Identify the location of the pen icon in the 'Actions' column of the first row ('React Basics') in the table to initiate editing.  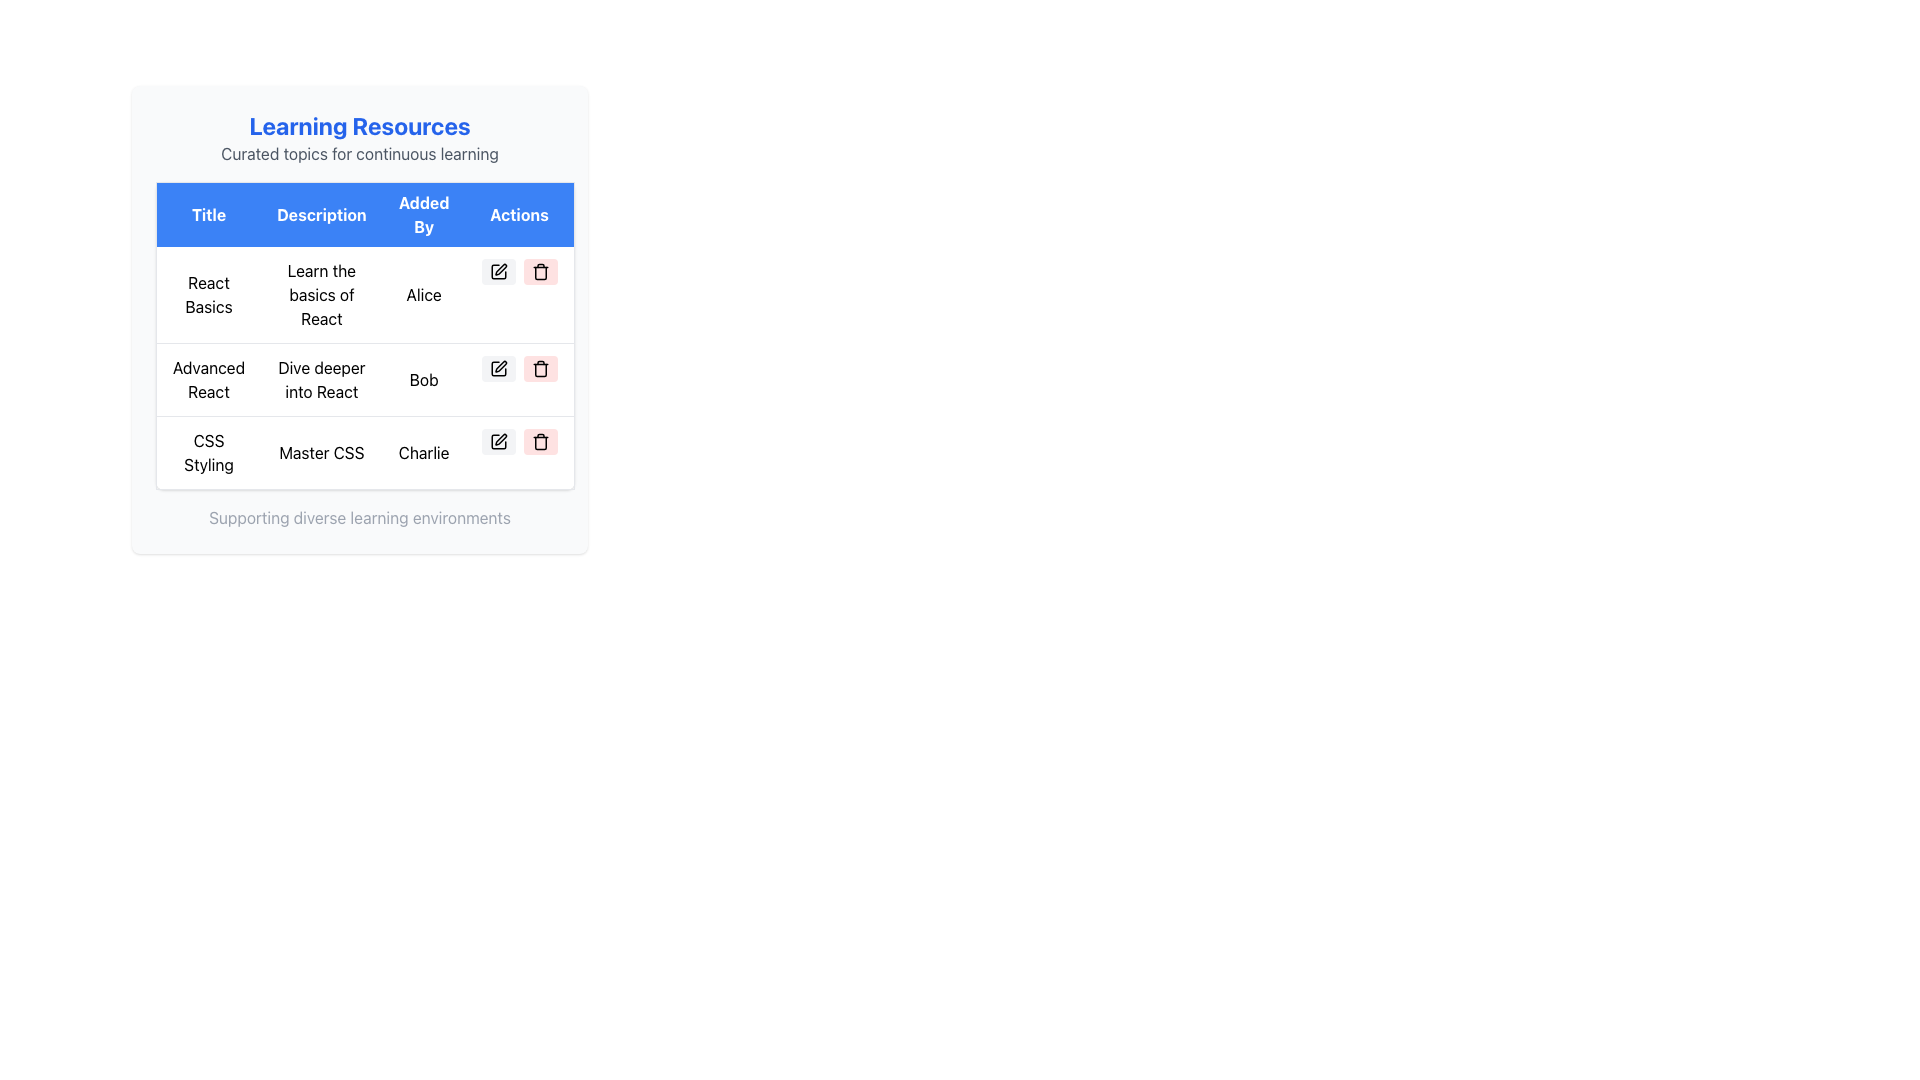
(500, 268).